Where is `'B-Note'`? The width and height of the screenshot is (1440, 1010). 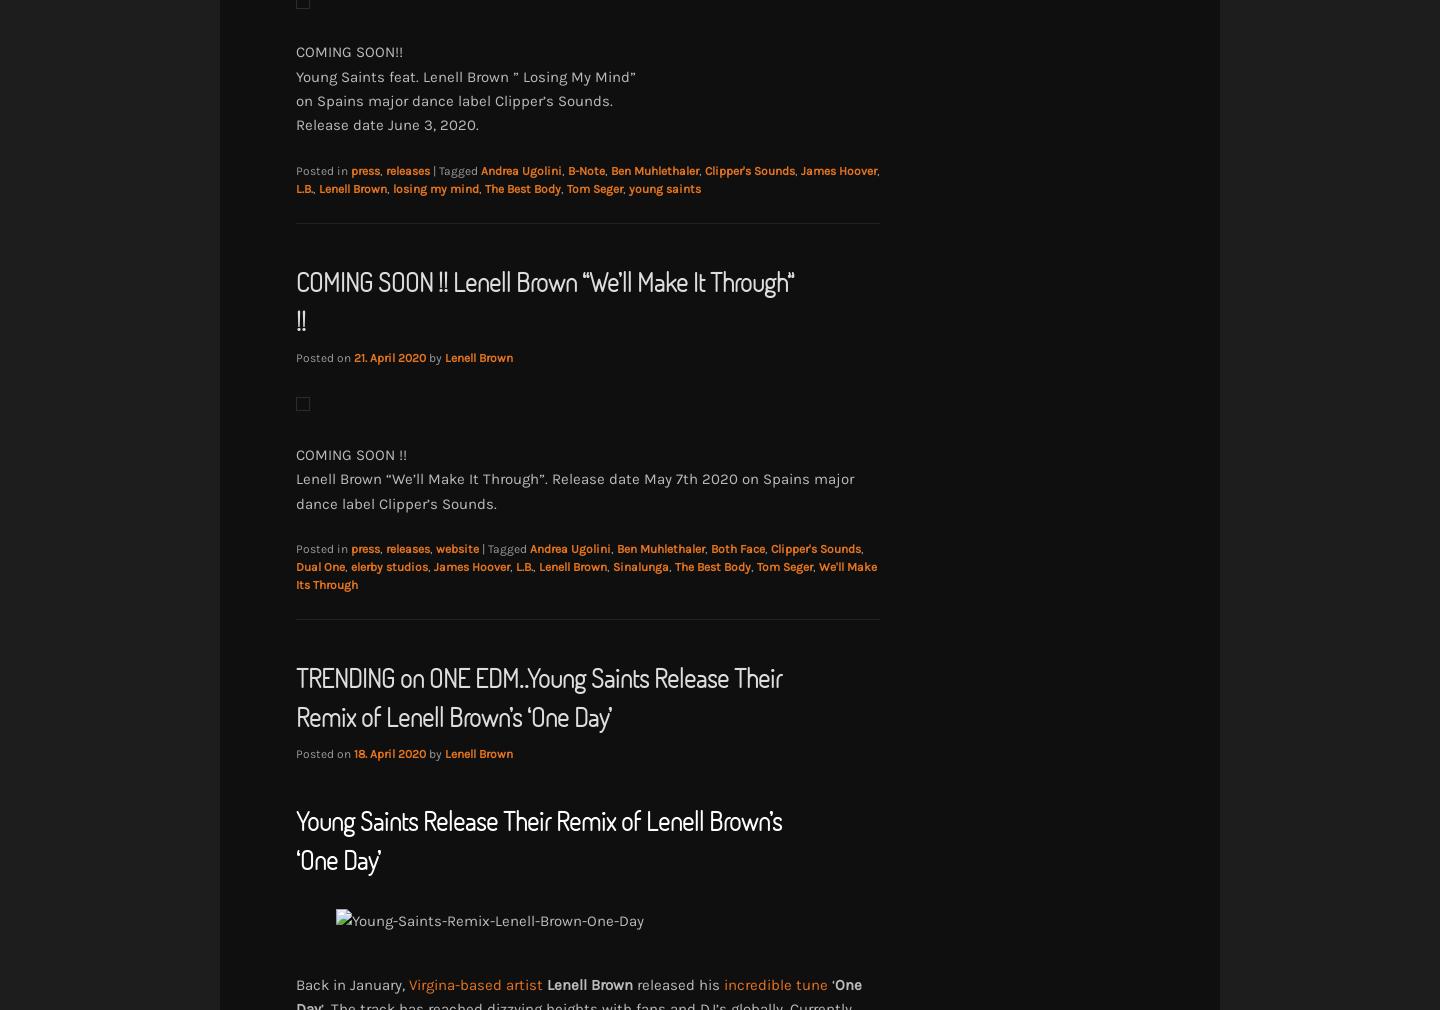
'B-Note' is located at coordinates (586, 169).